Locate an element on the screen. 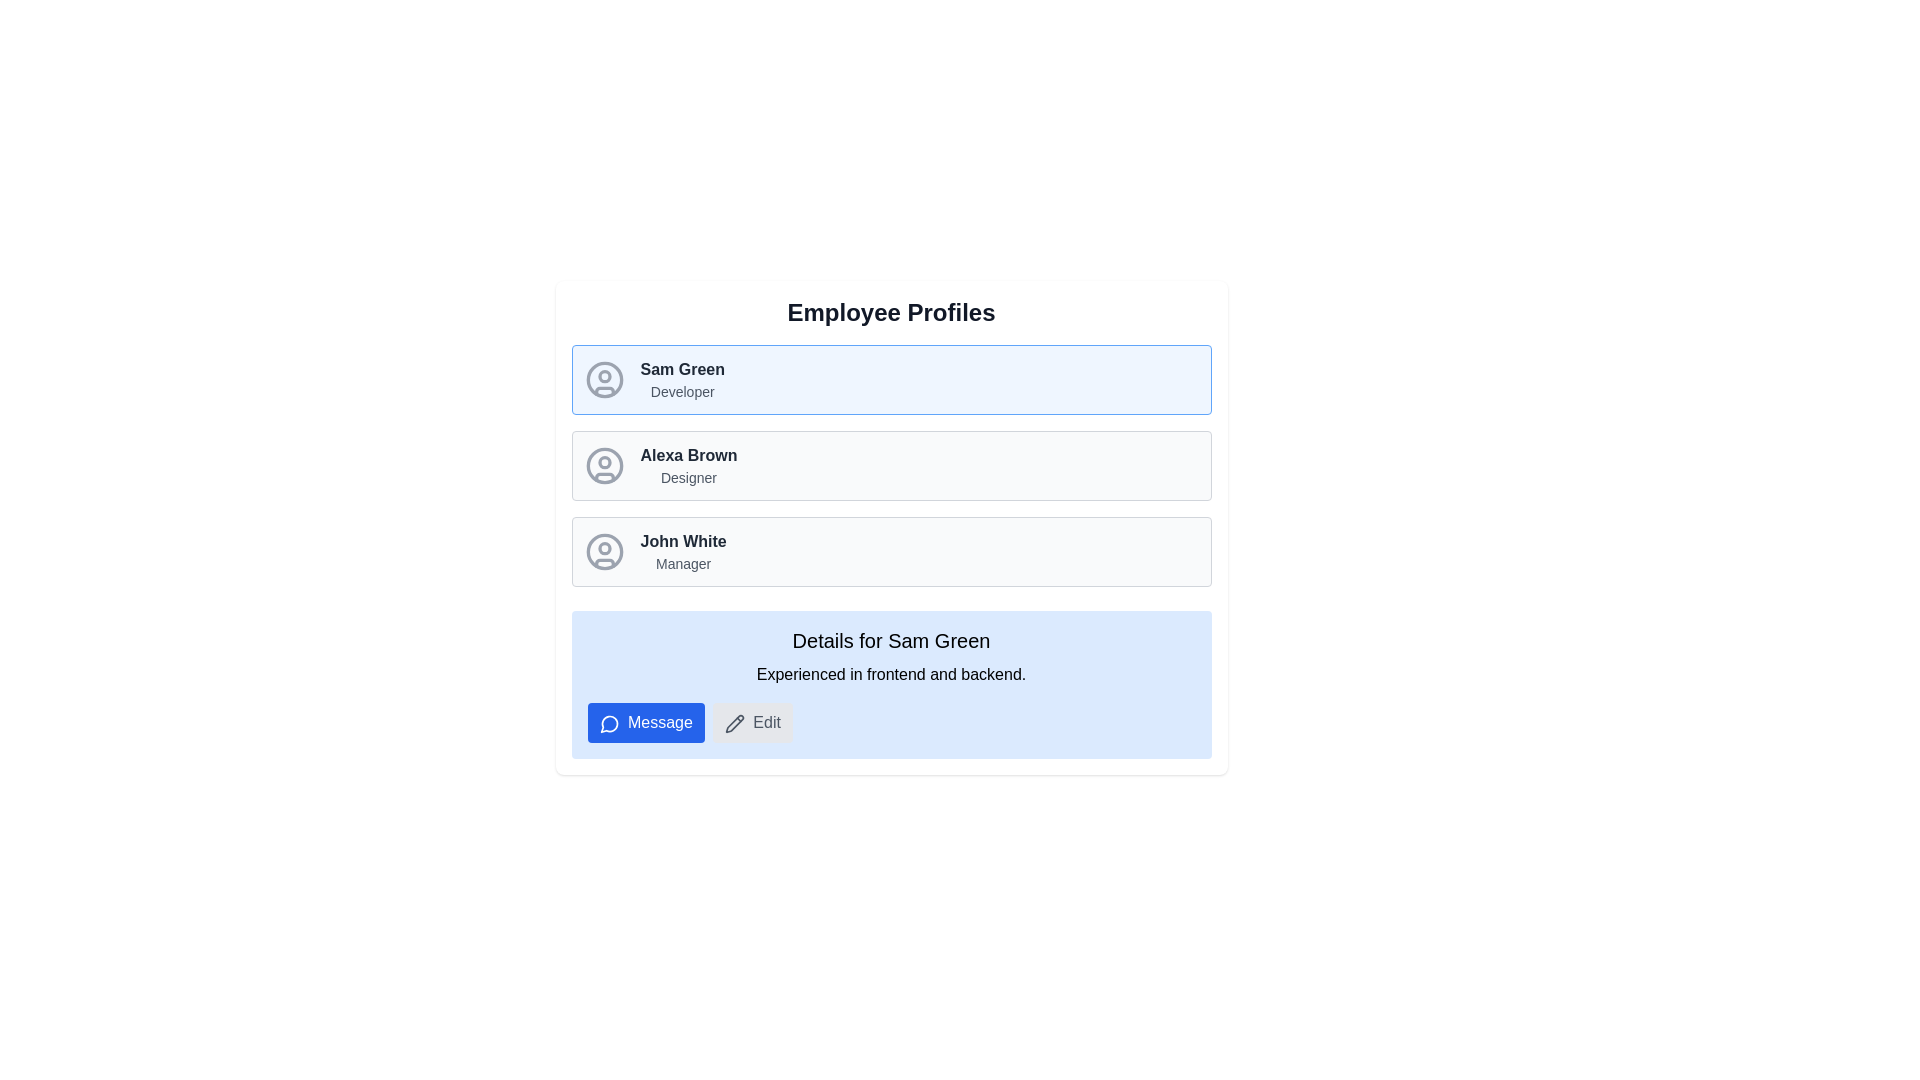 The image size is (1920, 1080). near the job title label associated with 'Sam Green' is located at coordinates (682, 392).